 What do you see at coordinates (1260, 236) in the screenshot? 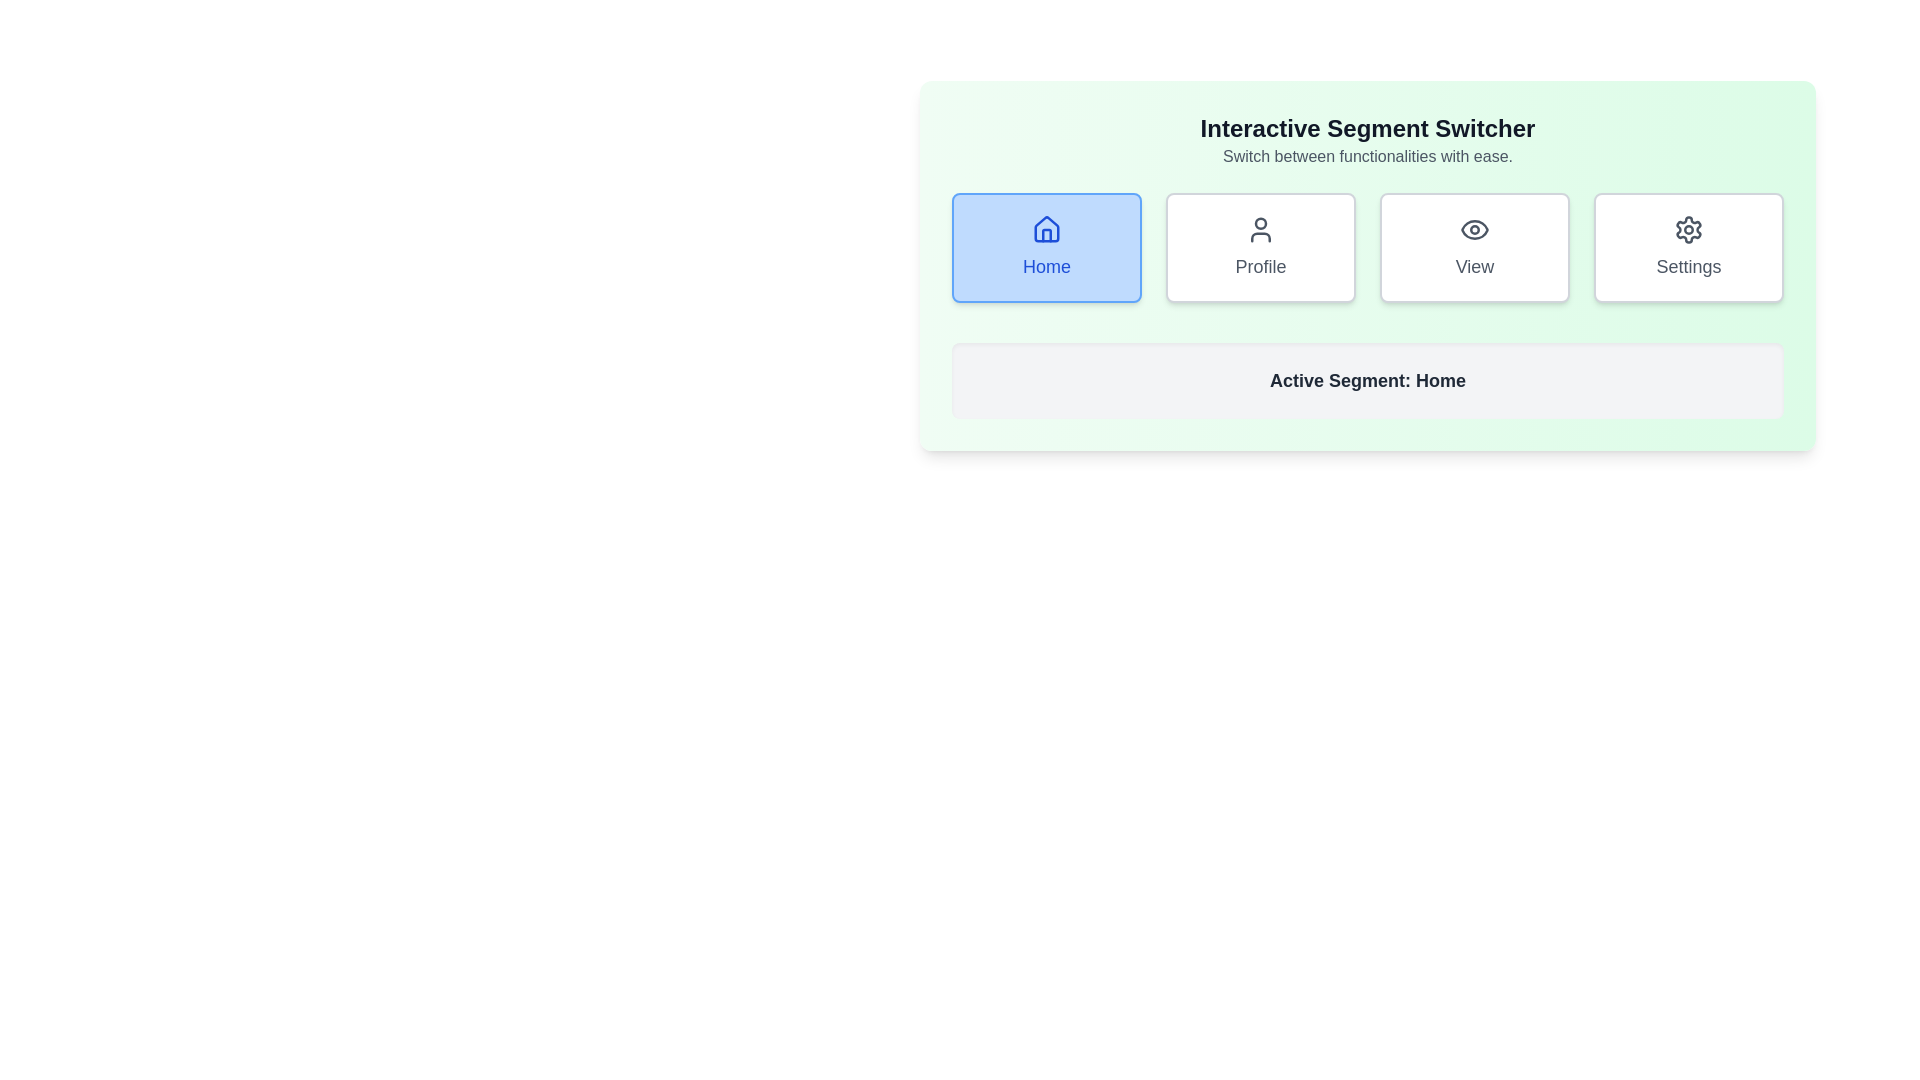
I see `the 'Profile' button, which is the second button from the left in the button group located in the center of the green panel` at bounding box center [1260, 236].